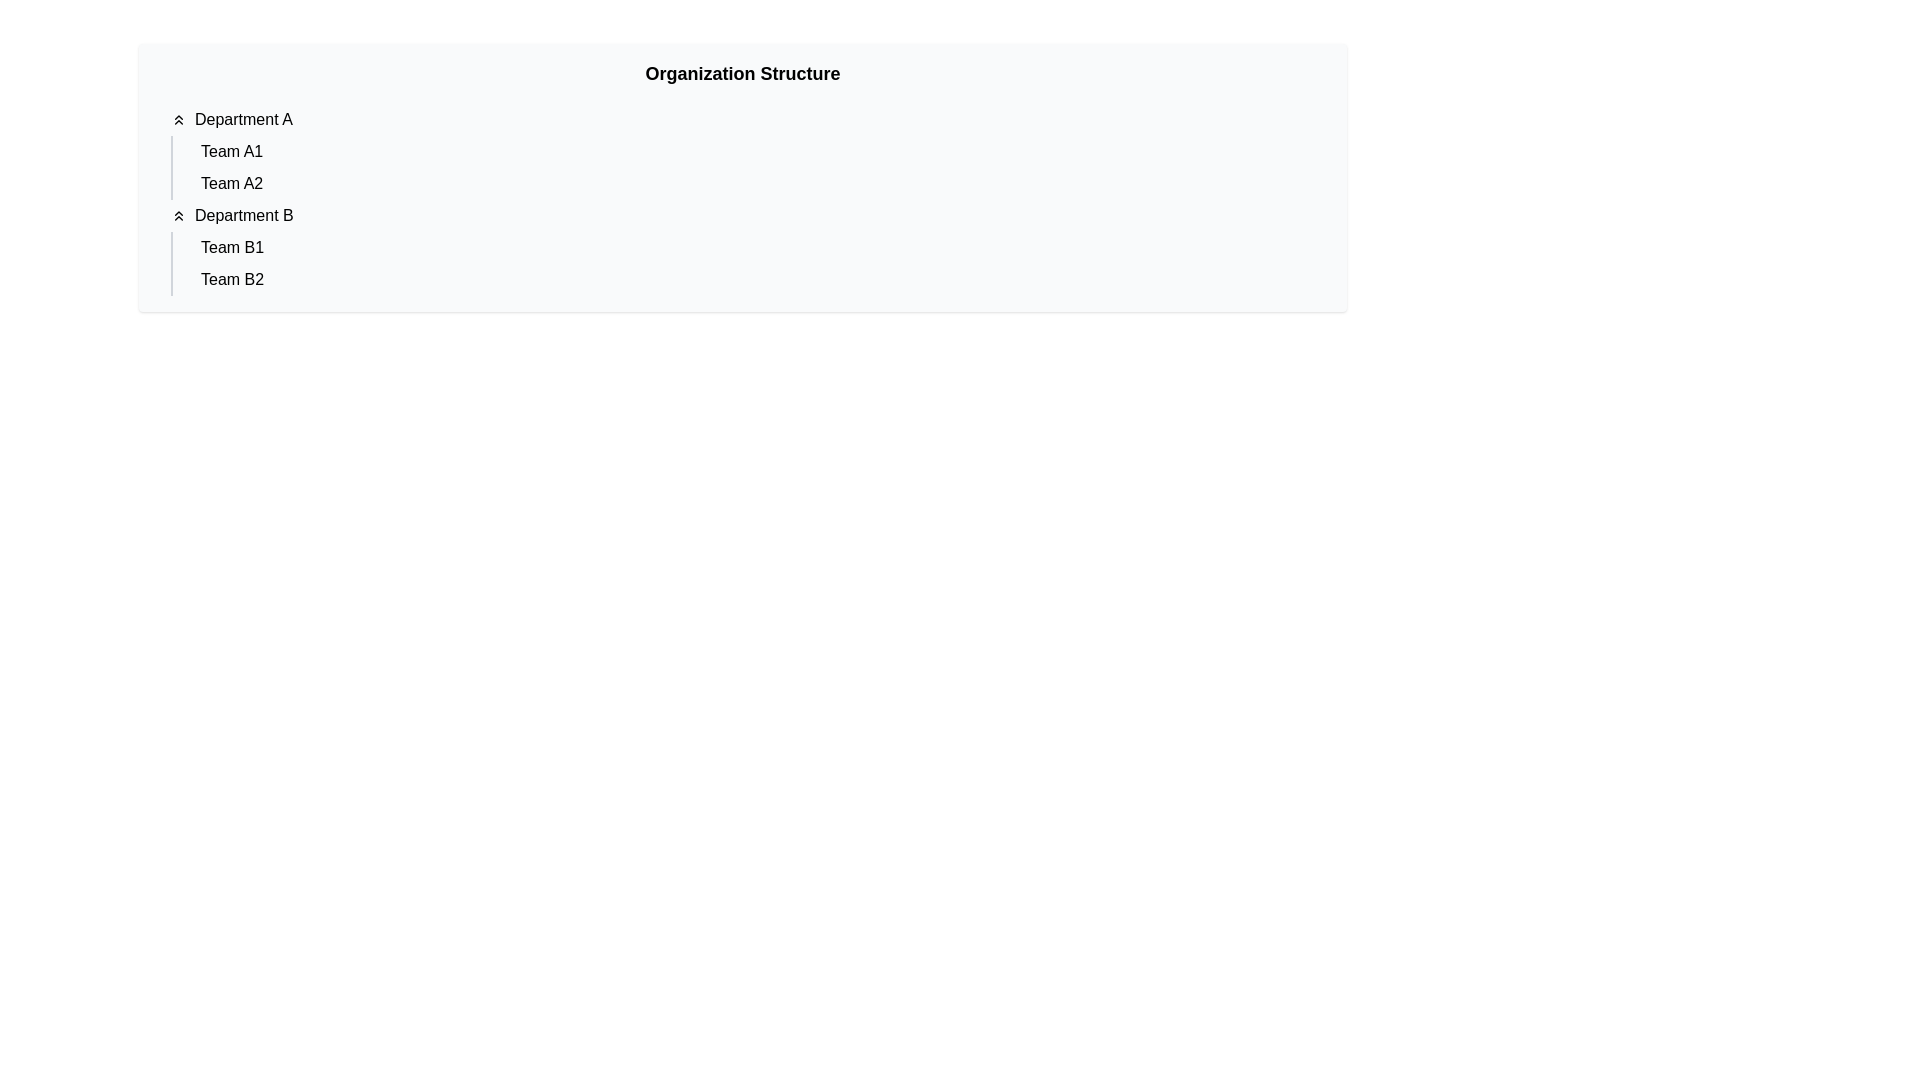 Image resolution: width=1920 pixels, height=1080 pixels. What do you see at coordinates (178, 216) in the screenshot?
I see `the toggle button icon, which resembles two upward-pointing chevrons, located to the left of the label 'Department B'` at bounding box center [178, 216].